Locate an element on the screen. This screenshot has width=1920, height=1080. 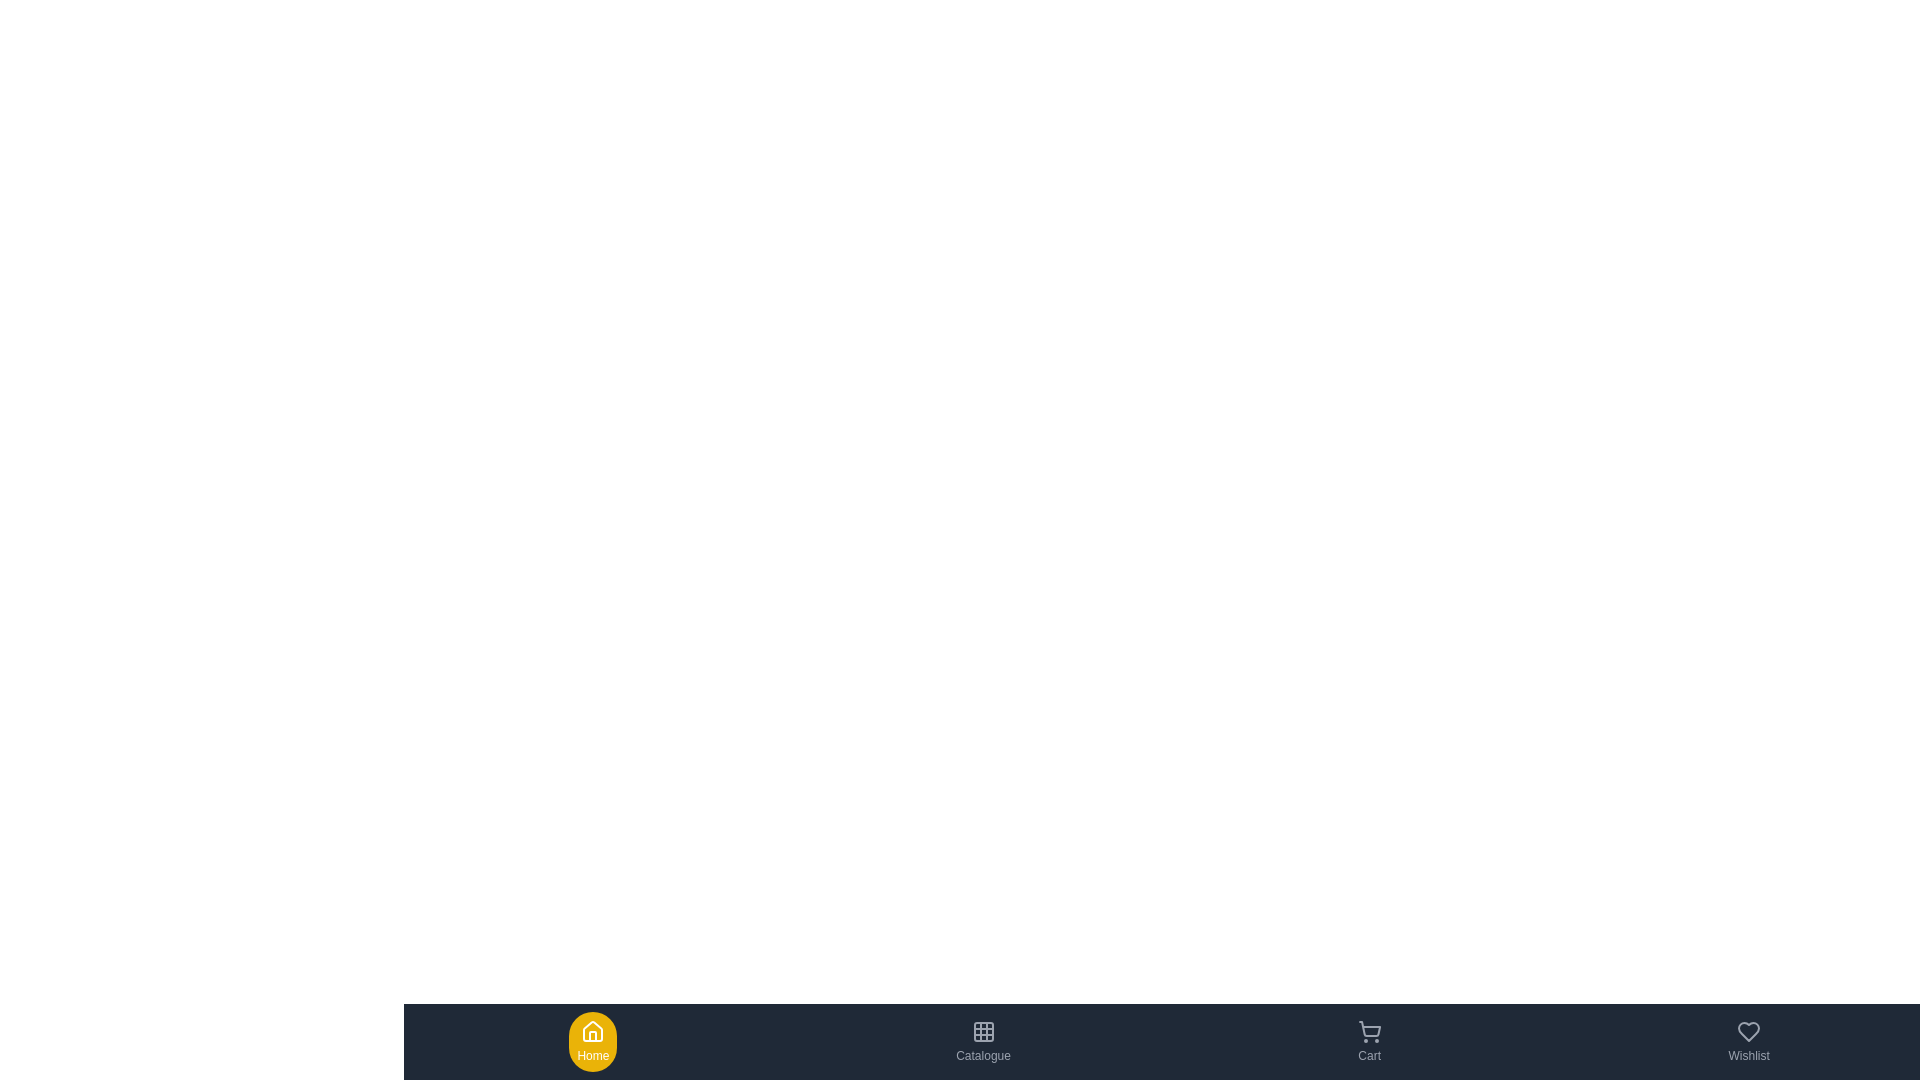
the button labeled Home to observe its hover effect is located at coordinates (592, 1040).